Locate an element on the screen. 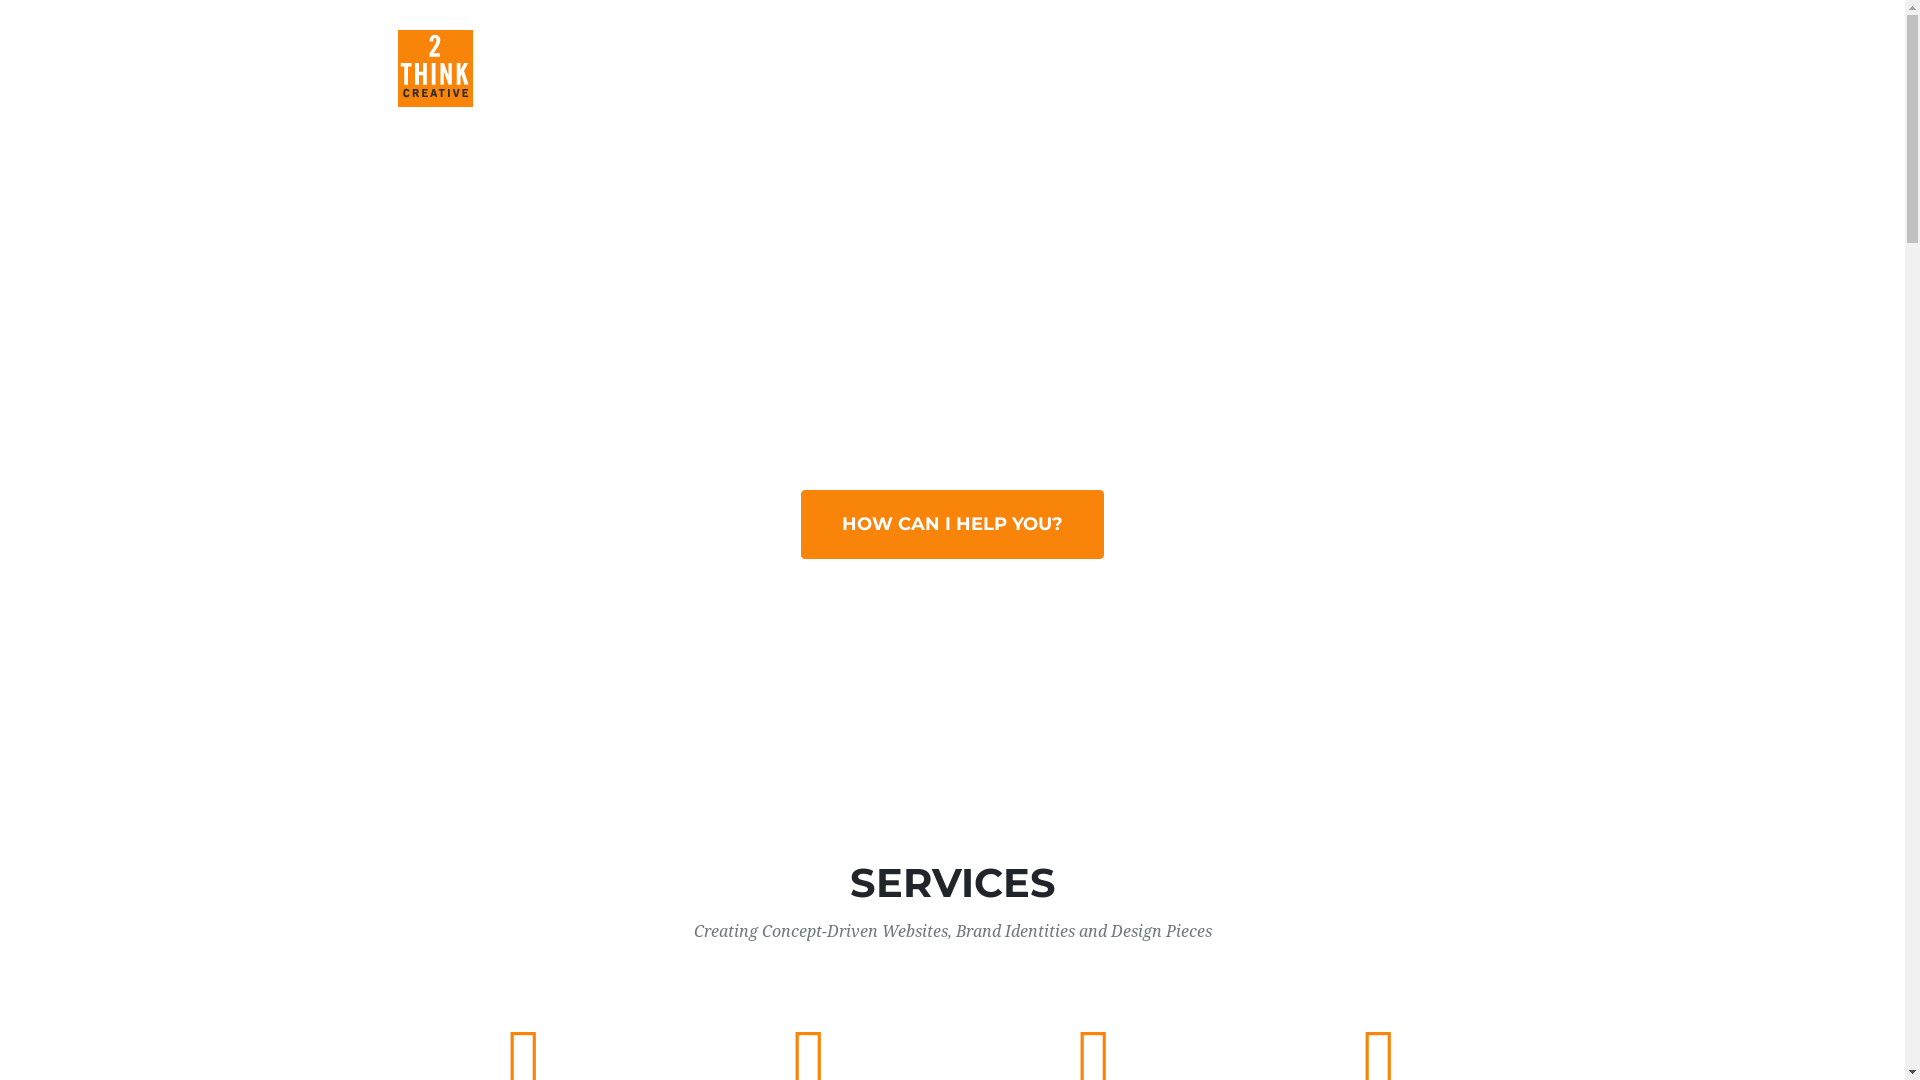  'PORTFOLIO' is located at coordinates (1158, 67).